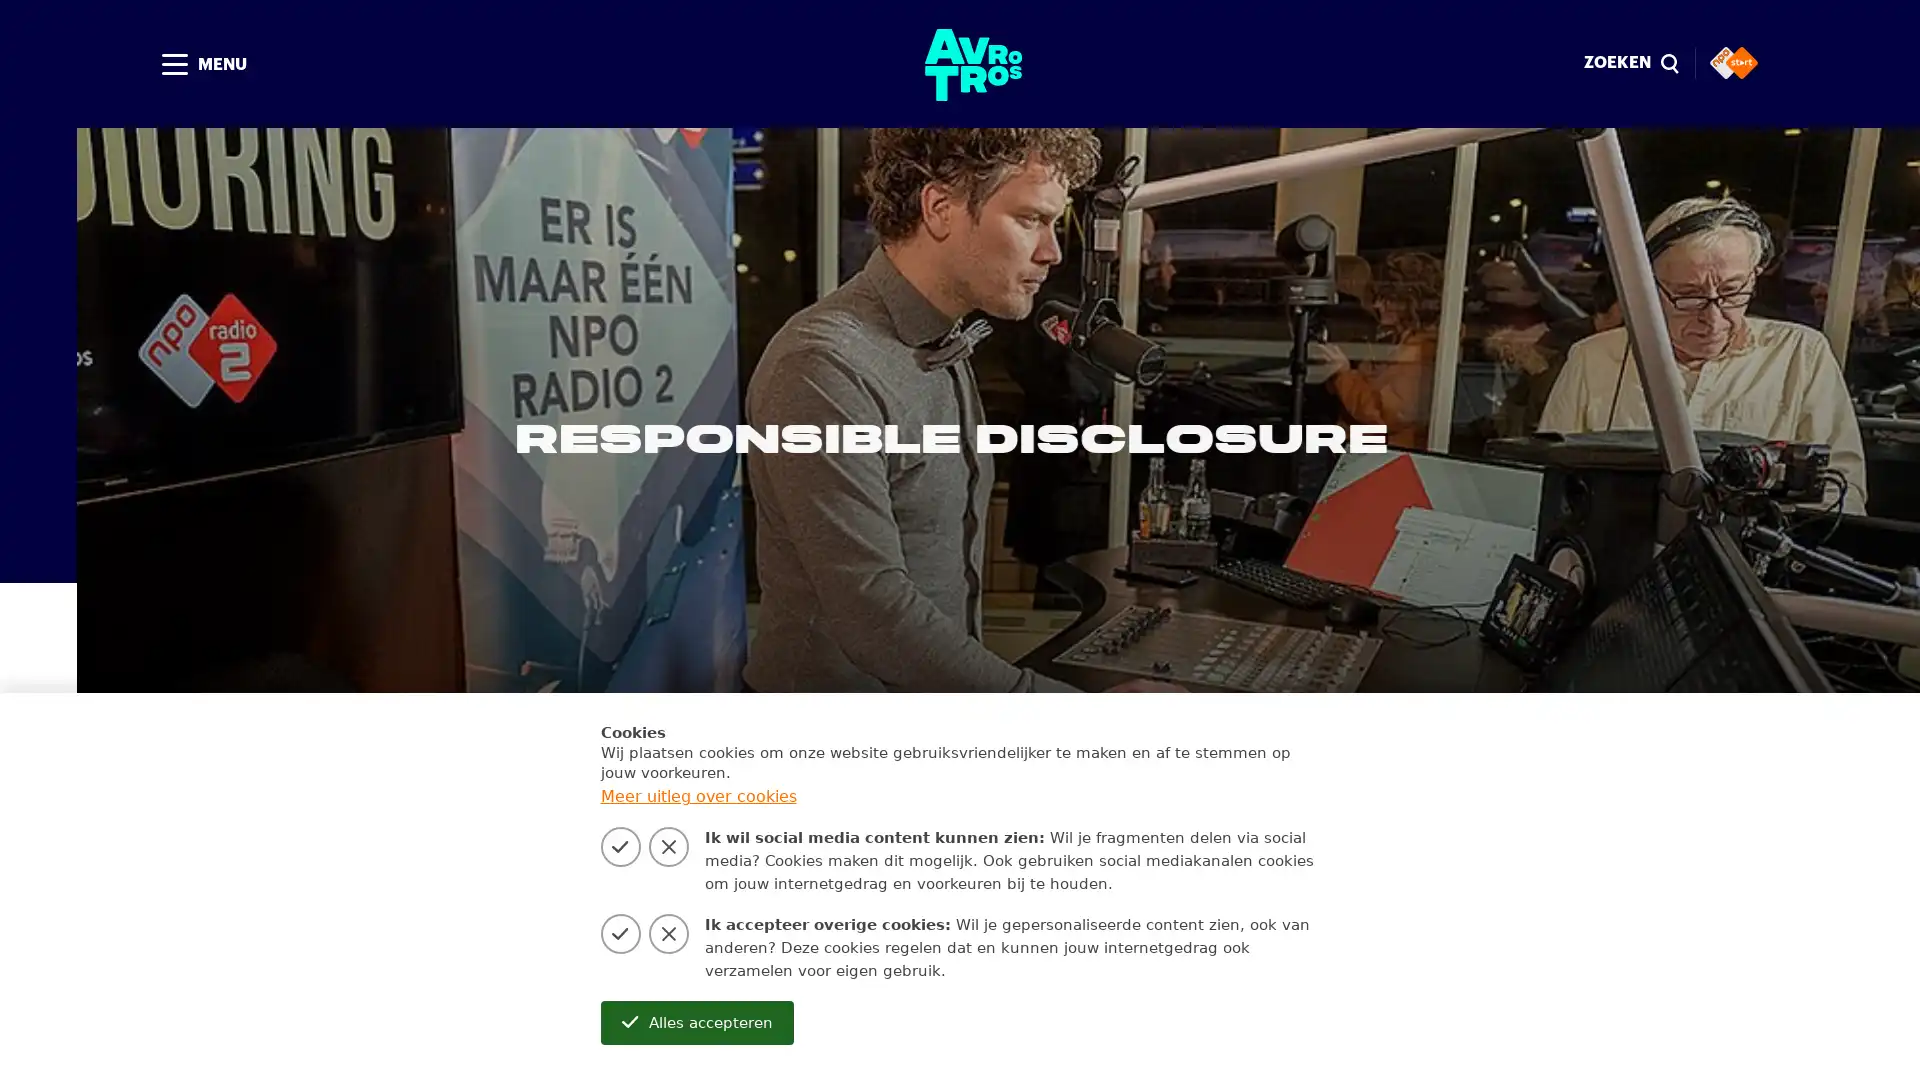 This screenshot has height=1080, width=1920. Describe the element at coordinates (1670, 64) in the screenshot. I see `Sluiten` at that location.